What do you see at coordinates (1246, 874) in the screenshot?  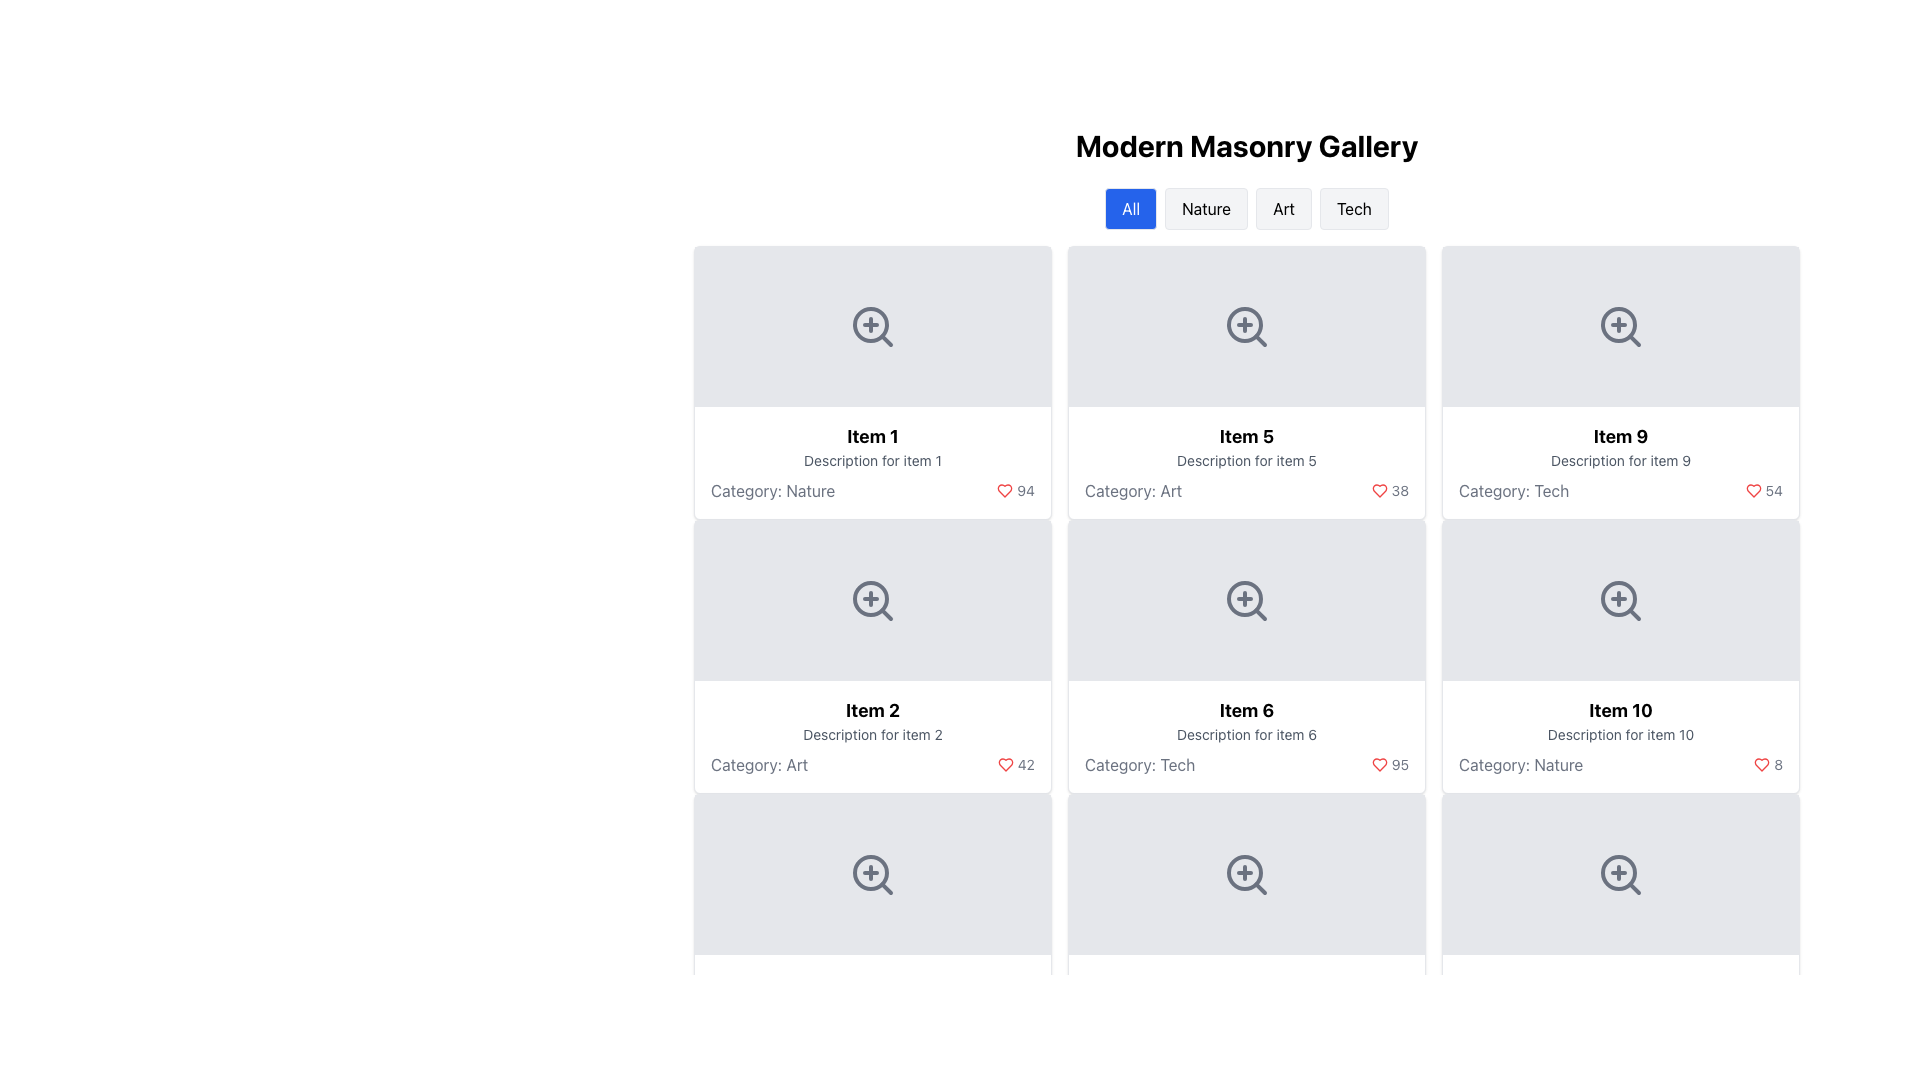 I see `the magnifying glass icon with a '+' symbol located in the bottom section of the card labeled 'Item 7 Description for item 7 Category: Nature 68' in the 'Modern Masonry Gallery' grid layout` at bounding box center [1246, 874].